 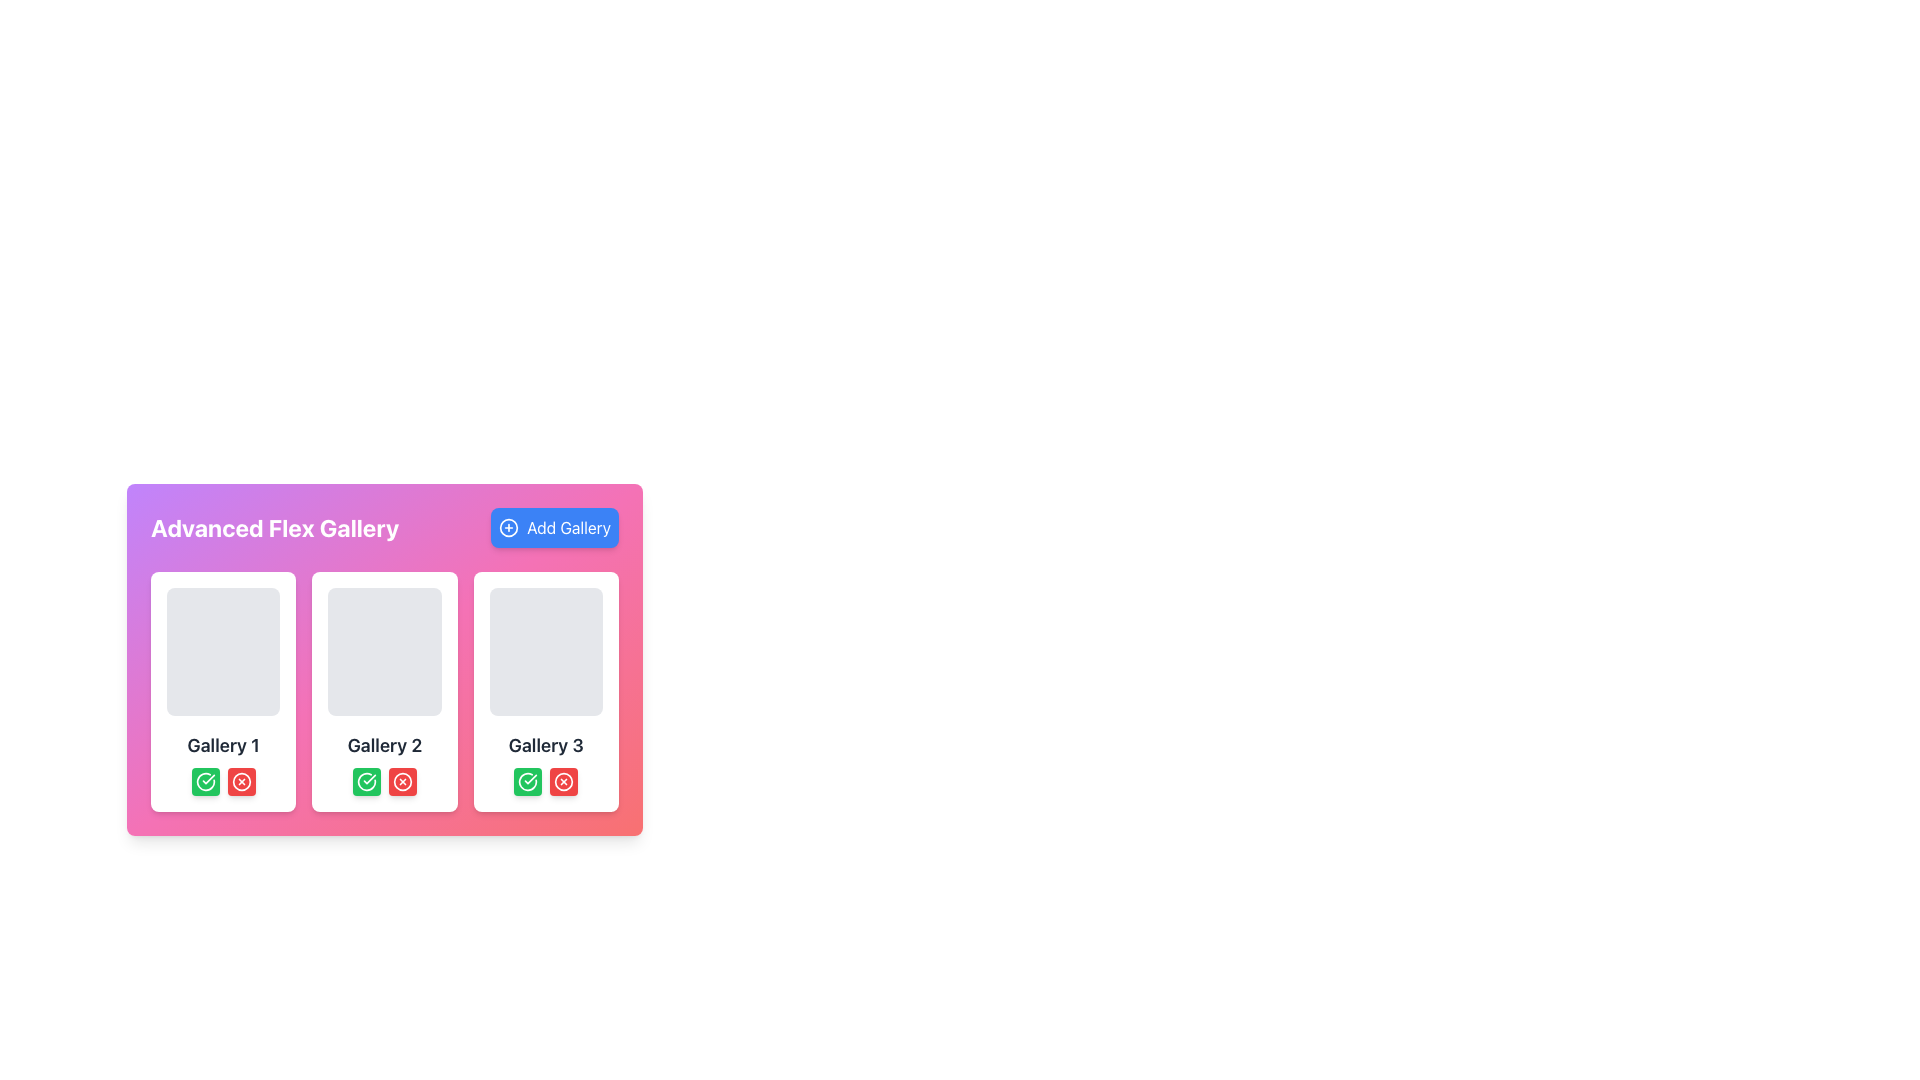 I want to click on the group of two buttons in the Advanced Flex Gallery located under the Gallery 1 heading, which includes a green button with a checkmark and a red button with a cross, so click(x=223, y=781).